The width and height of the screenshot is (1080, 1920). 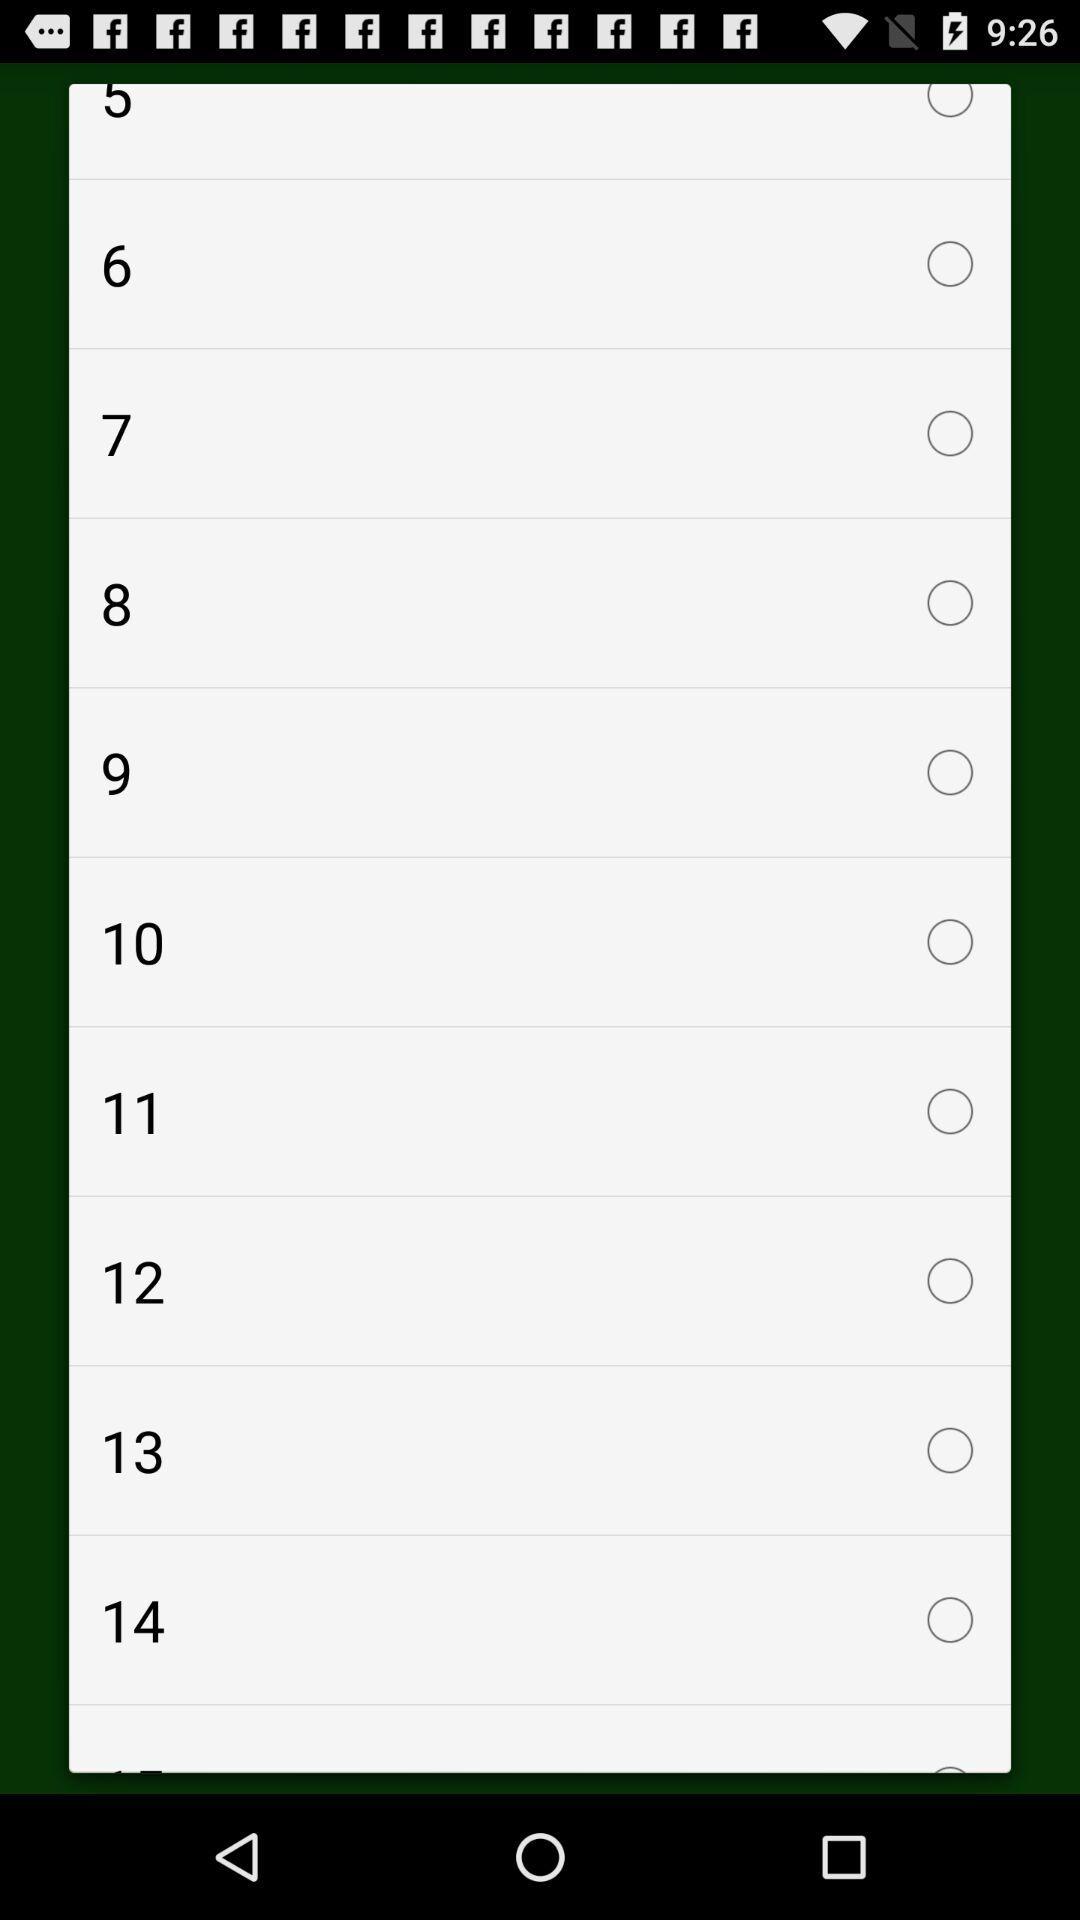 What do you see at coordinates (540, 263) in the screenshot?
I see `the icon below the 5 item` at bounding box center [540, 263].